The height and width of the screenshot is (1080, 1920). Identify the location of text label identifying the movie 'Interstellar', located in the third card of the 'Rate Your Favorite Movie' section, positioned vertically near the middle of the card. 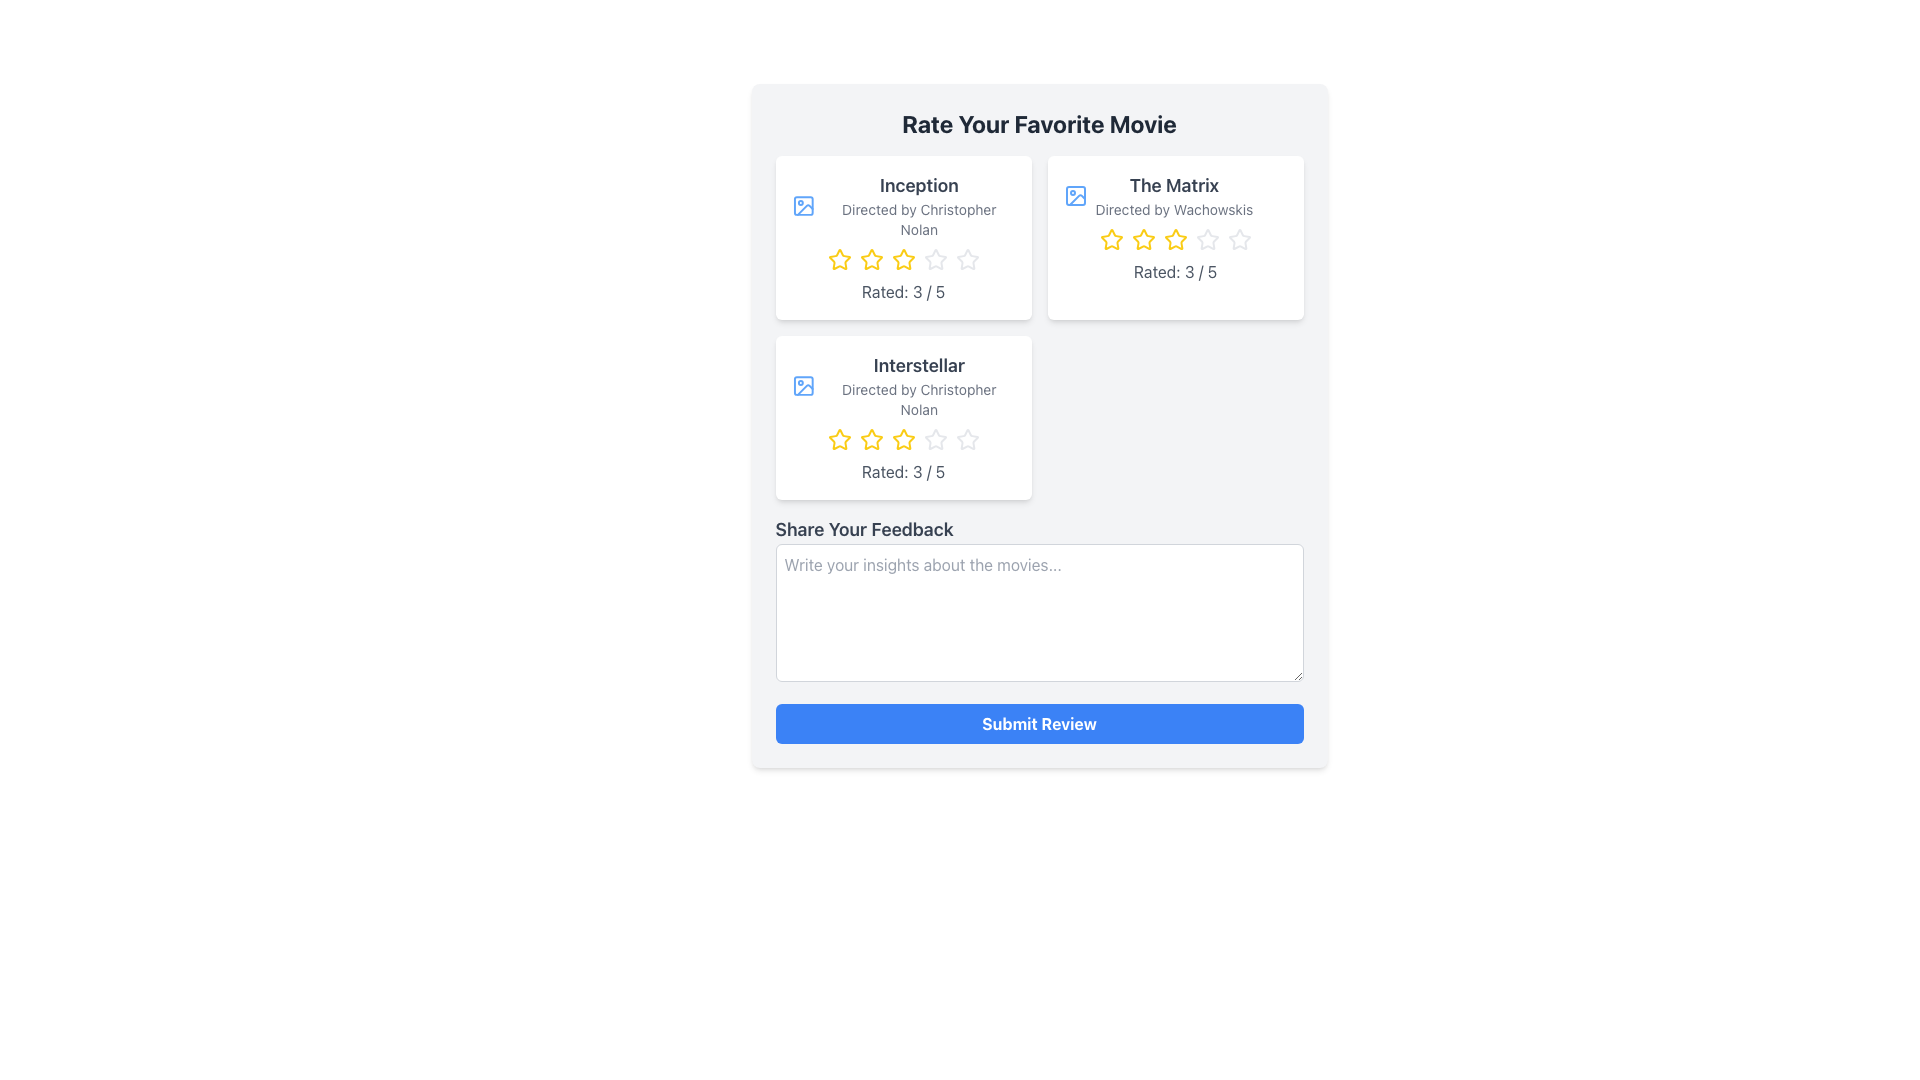
(918, 366).